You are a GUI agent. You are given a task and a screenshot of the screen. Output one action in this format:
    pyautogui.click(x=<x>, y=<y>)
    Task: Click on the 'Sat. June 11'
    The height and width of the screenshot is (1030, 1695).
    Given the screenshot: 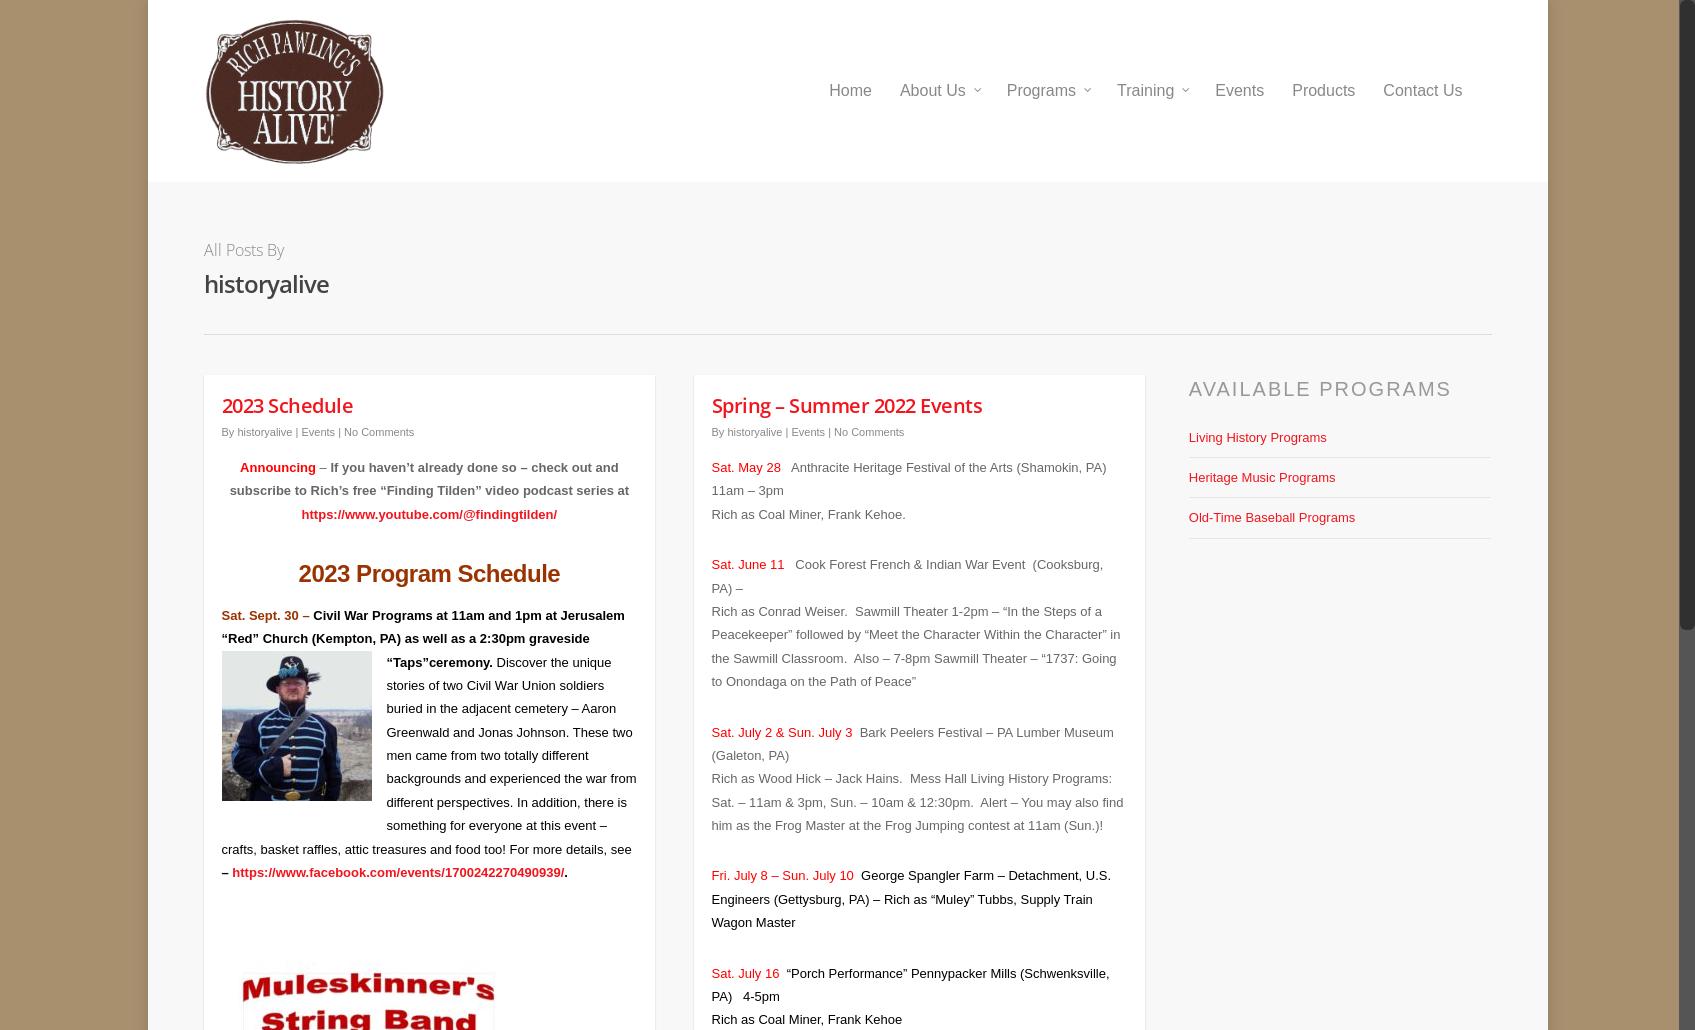 What is the action you would take?
    pyautogui.click(x=748, y=550)
    